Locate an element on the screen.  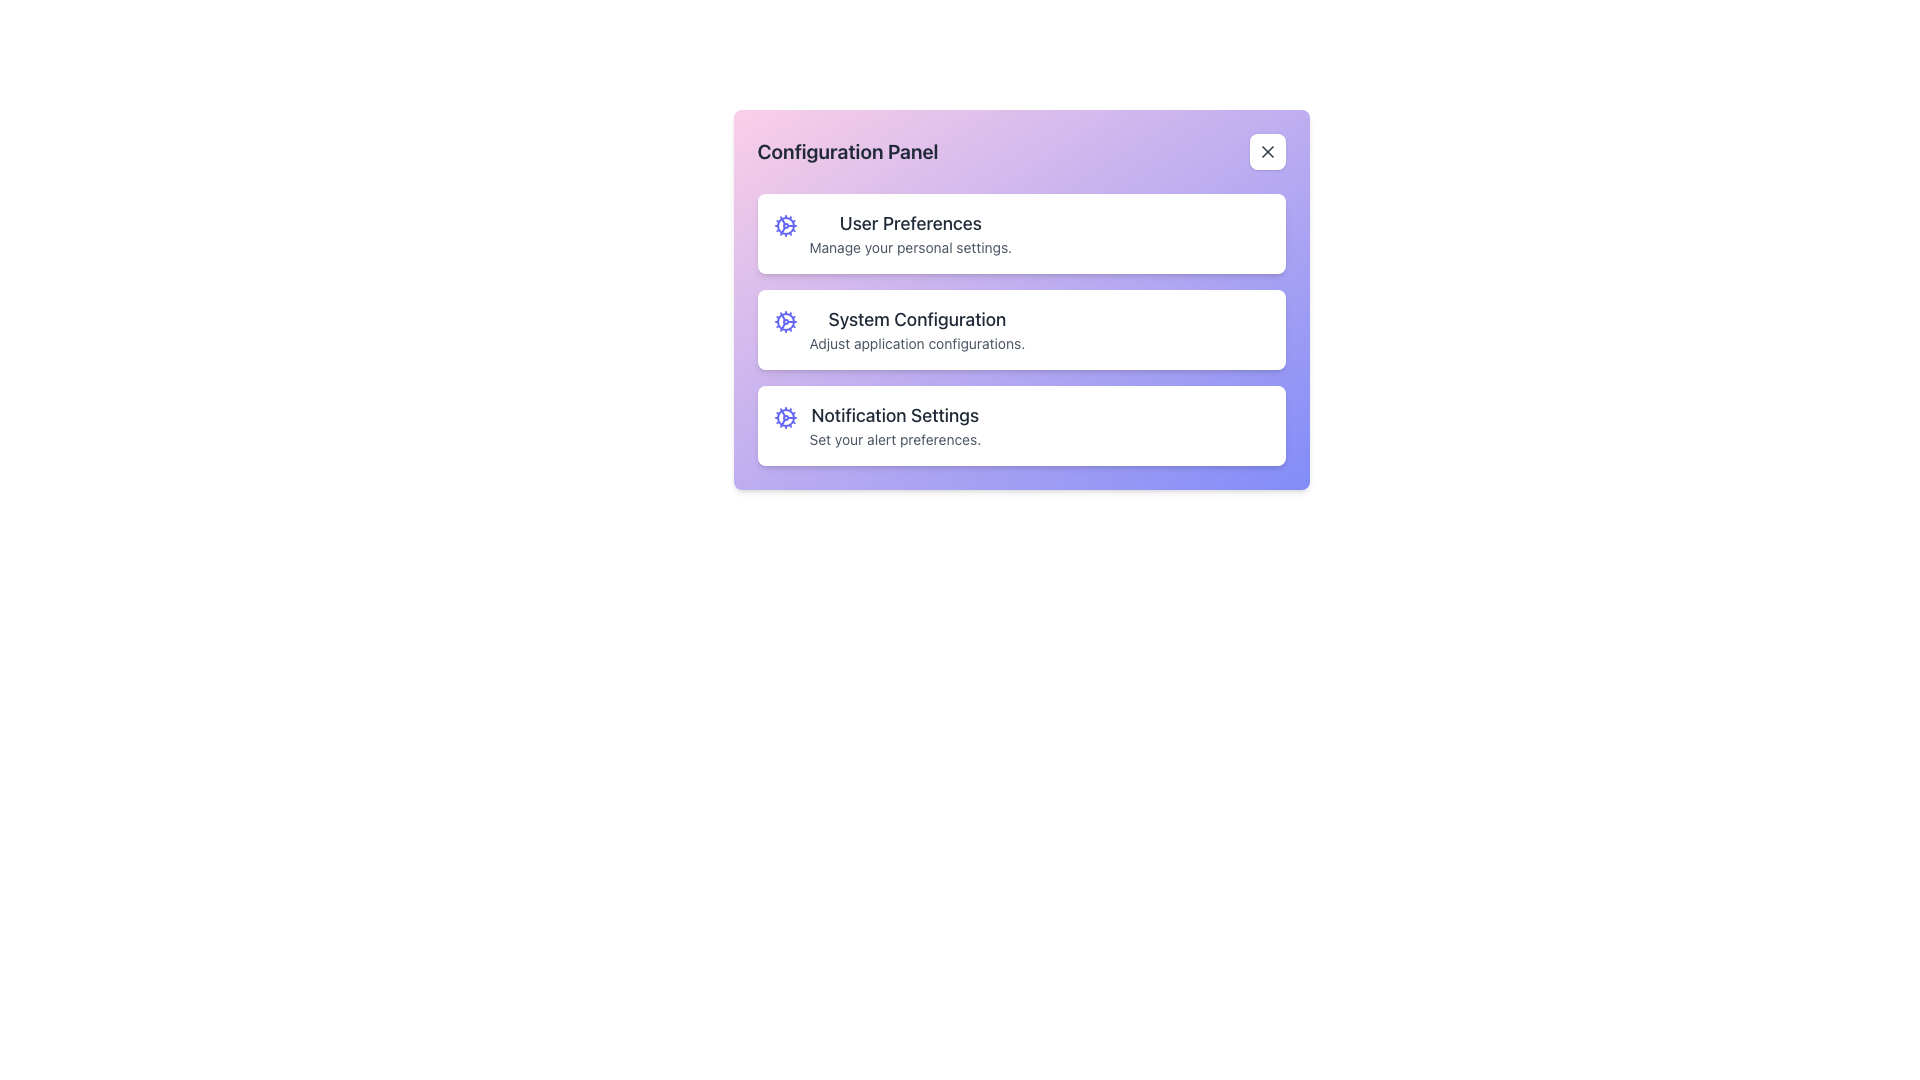
the text label that serves as the title for the first section in the settings panel, which indicates the section it represents is located at coordinates (909, 223).